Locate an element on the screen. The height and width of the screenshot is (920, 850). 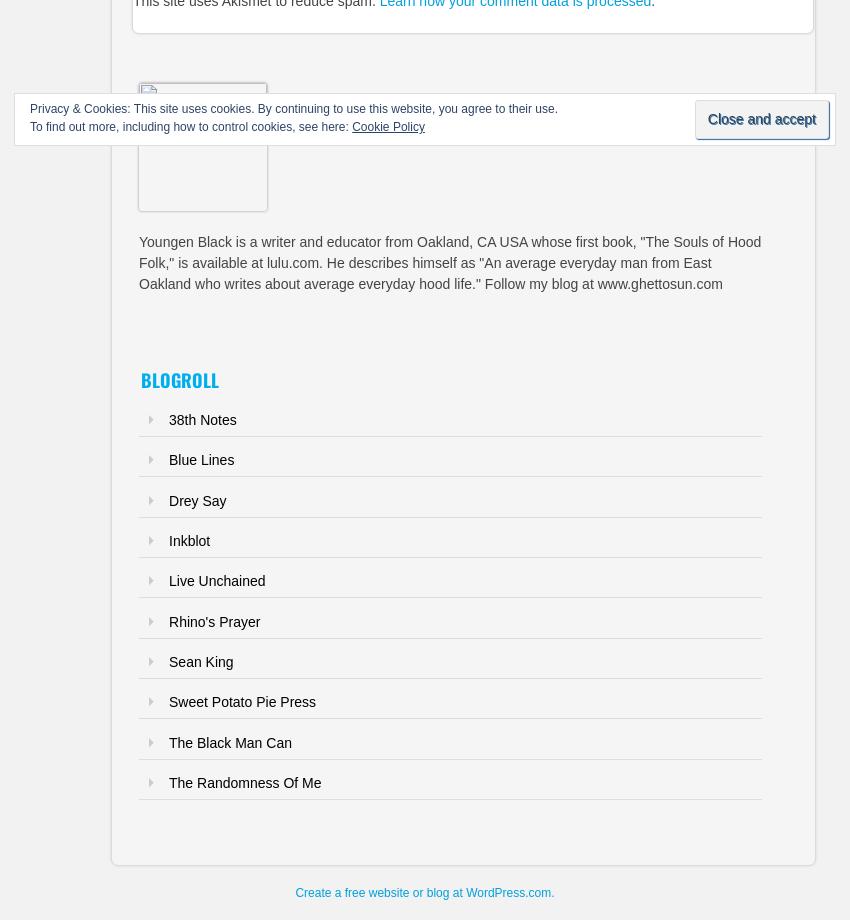
'Privacy & Cookies: This site uses cookies. By continuing to use this website, you agree to their use.' is located at coordinates (293, 109).